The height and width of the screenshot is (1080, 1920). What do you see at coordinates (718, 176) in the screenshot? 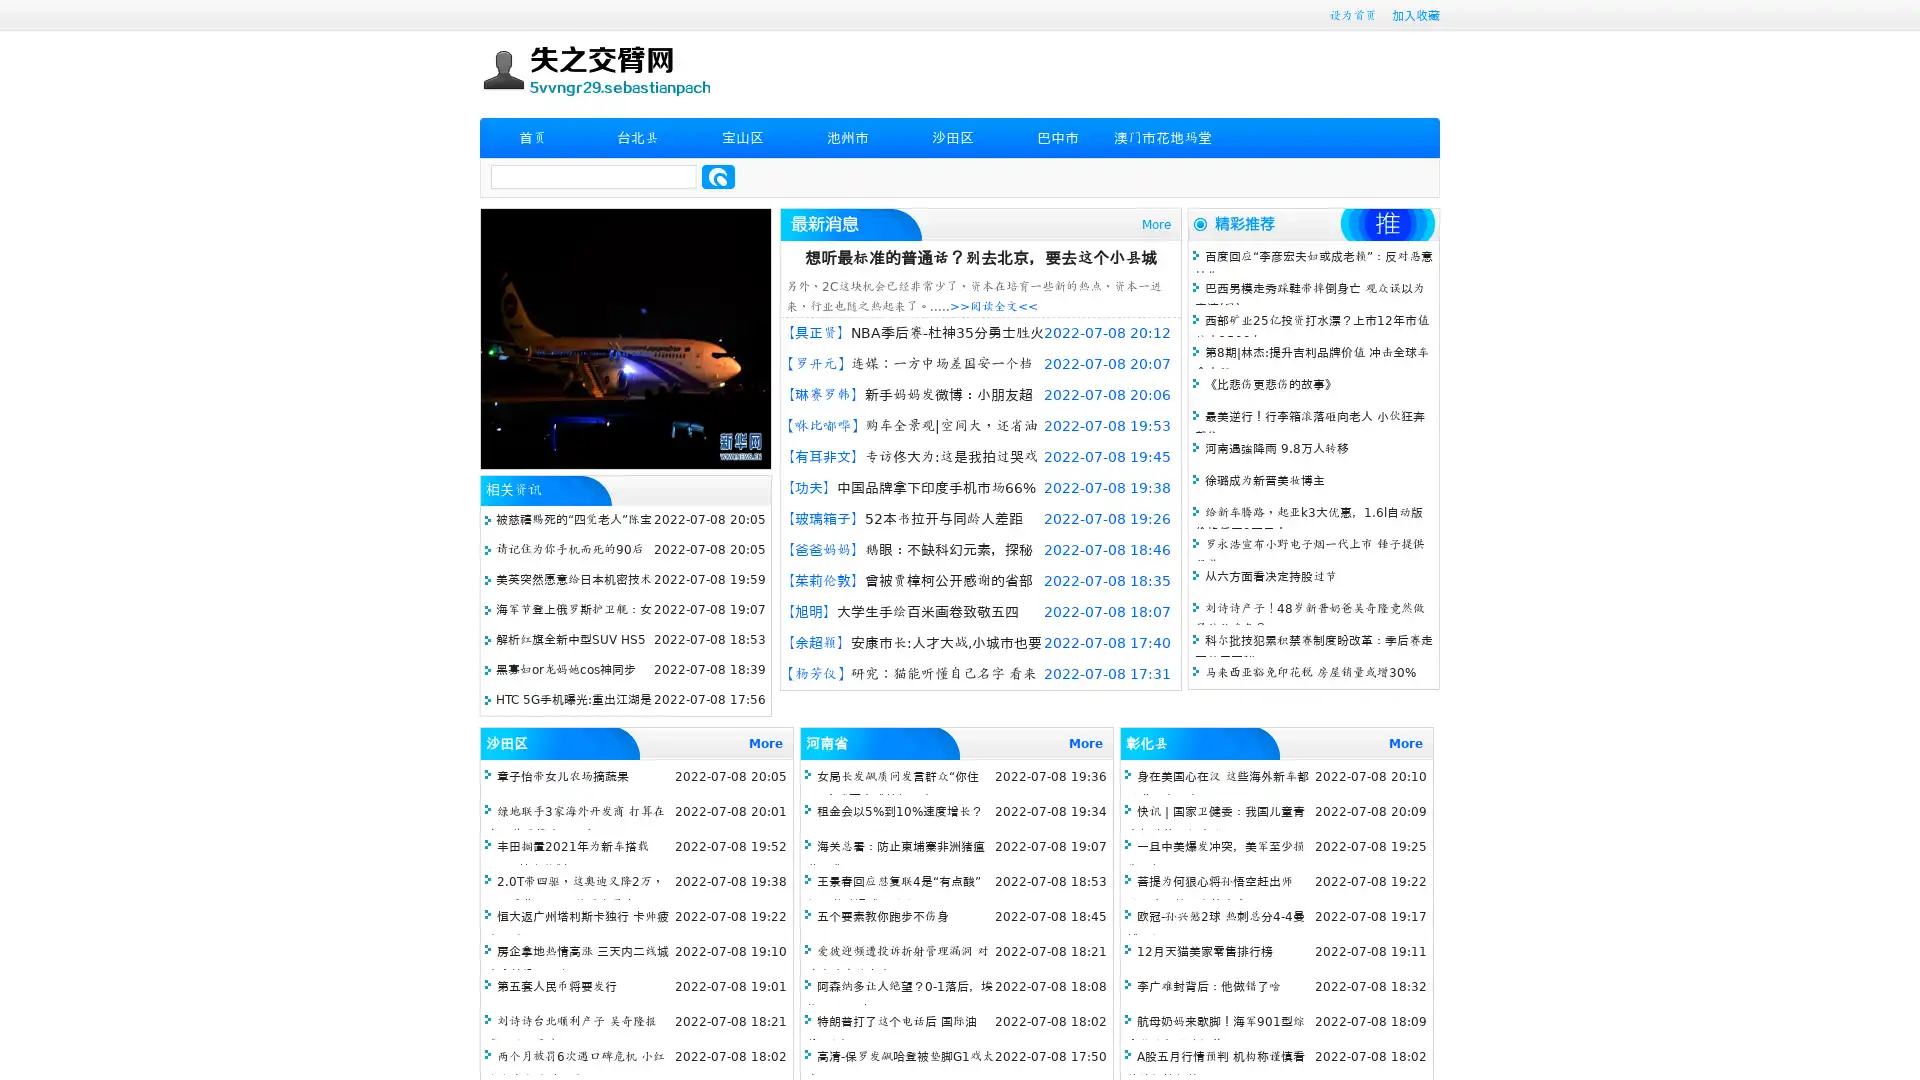
I see `Search` at bounding box center [718, 176].